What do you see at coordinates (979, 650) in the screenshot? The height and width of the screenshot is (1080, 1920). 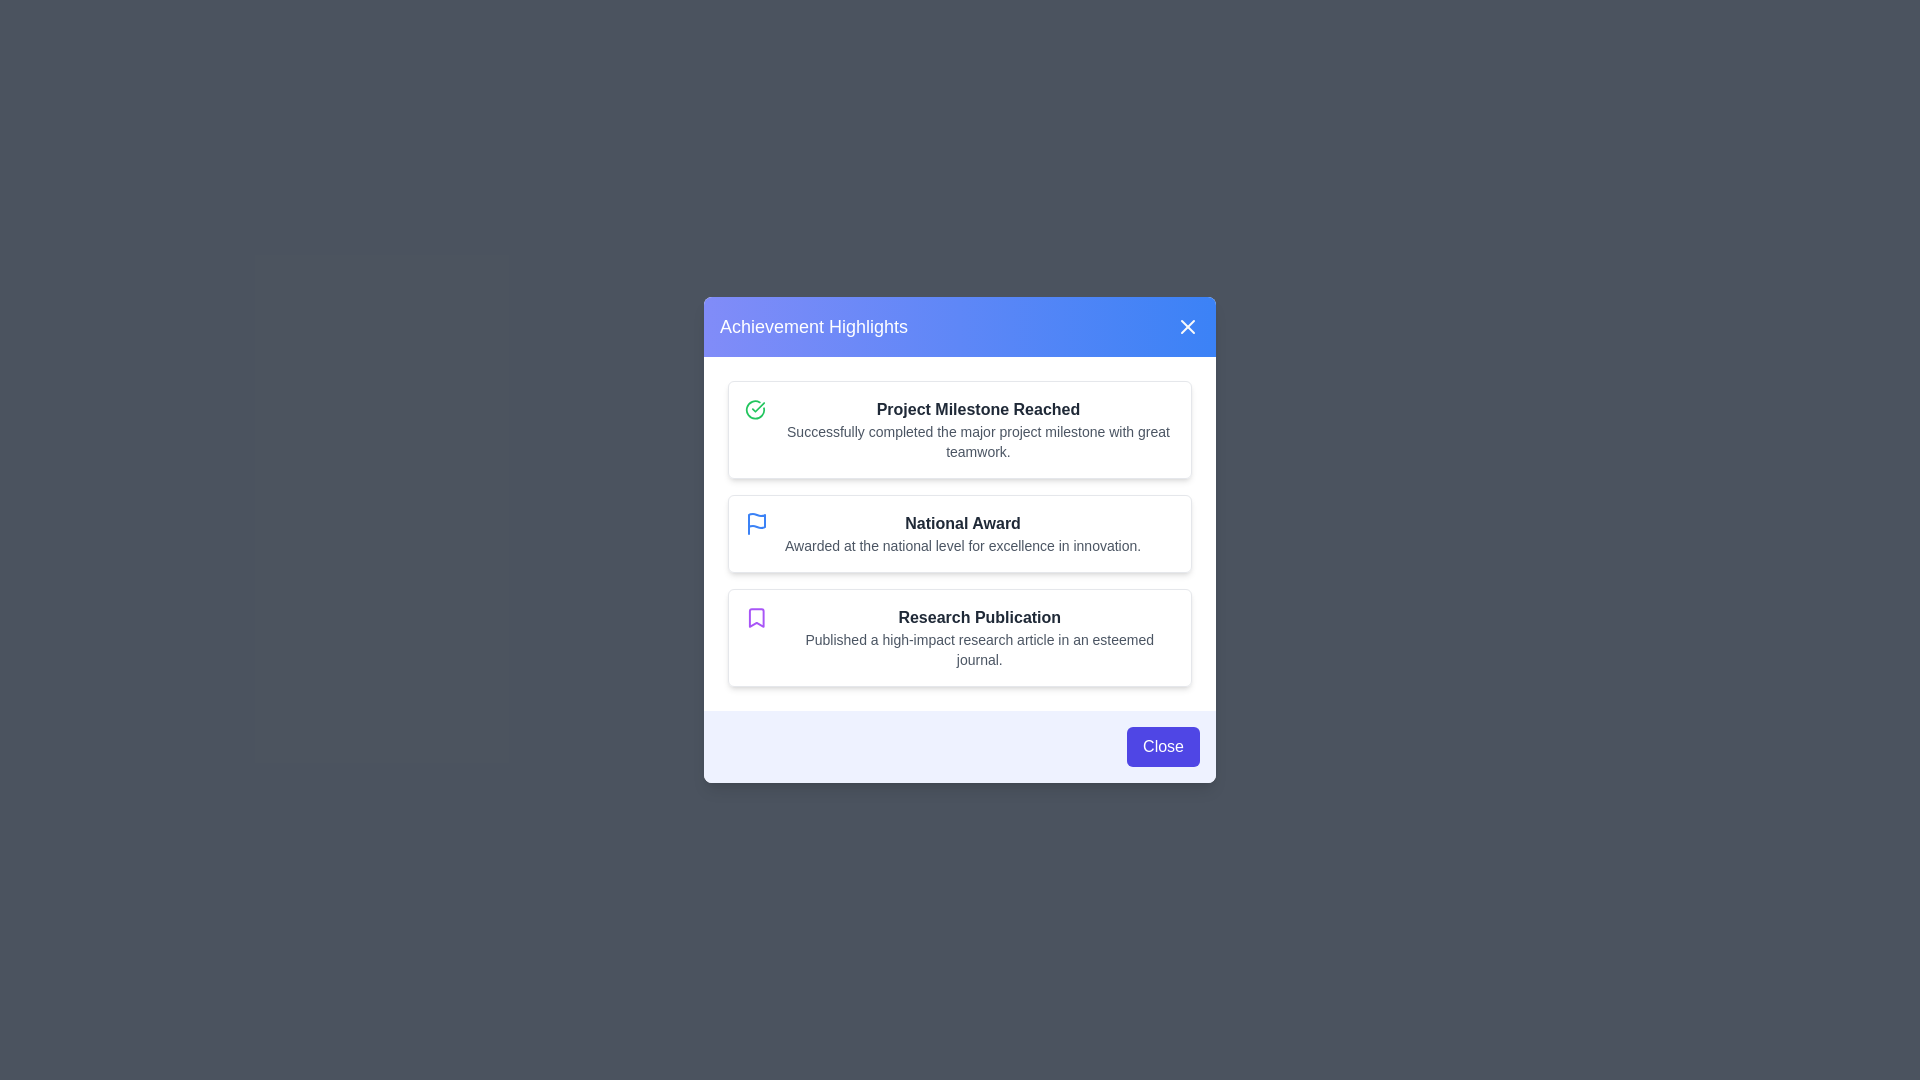 I see `the static text label that provides details about the 'Research Publication' achievement, positioned below its heading in a card-like section` at bounding box center [979, 650].